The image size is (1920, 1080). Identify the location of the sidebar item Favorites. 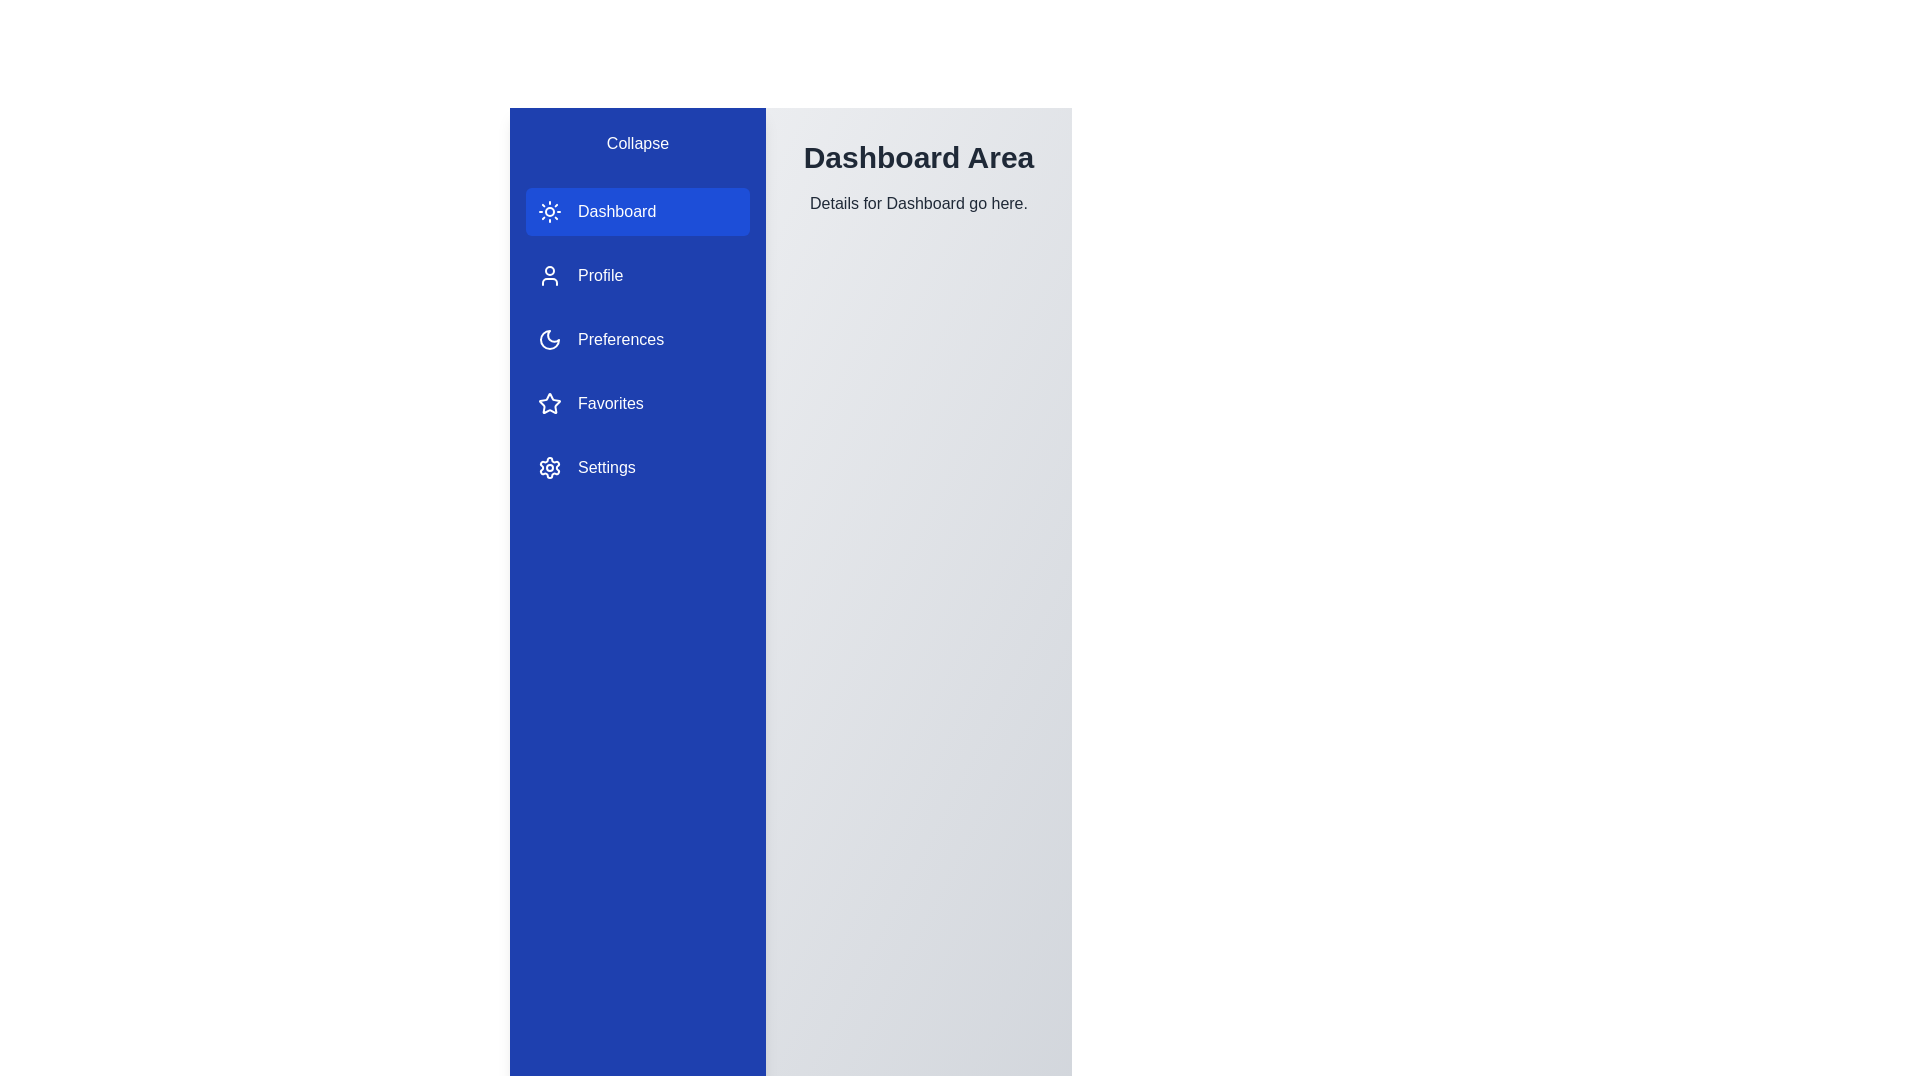
(637, 404).